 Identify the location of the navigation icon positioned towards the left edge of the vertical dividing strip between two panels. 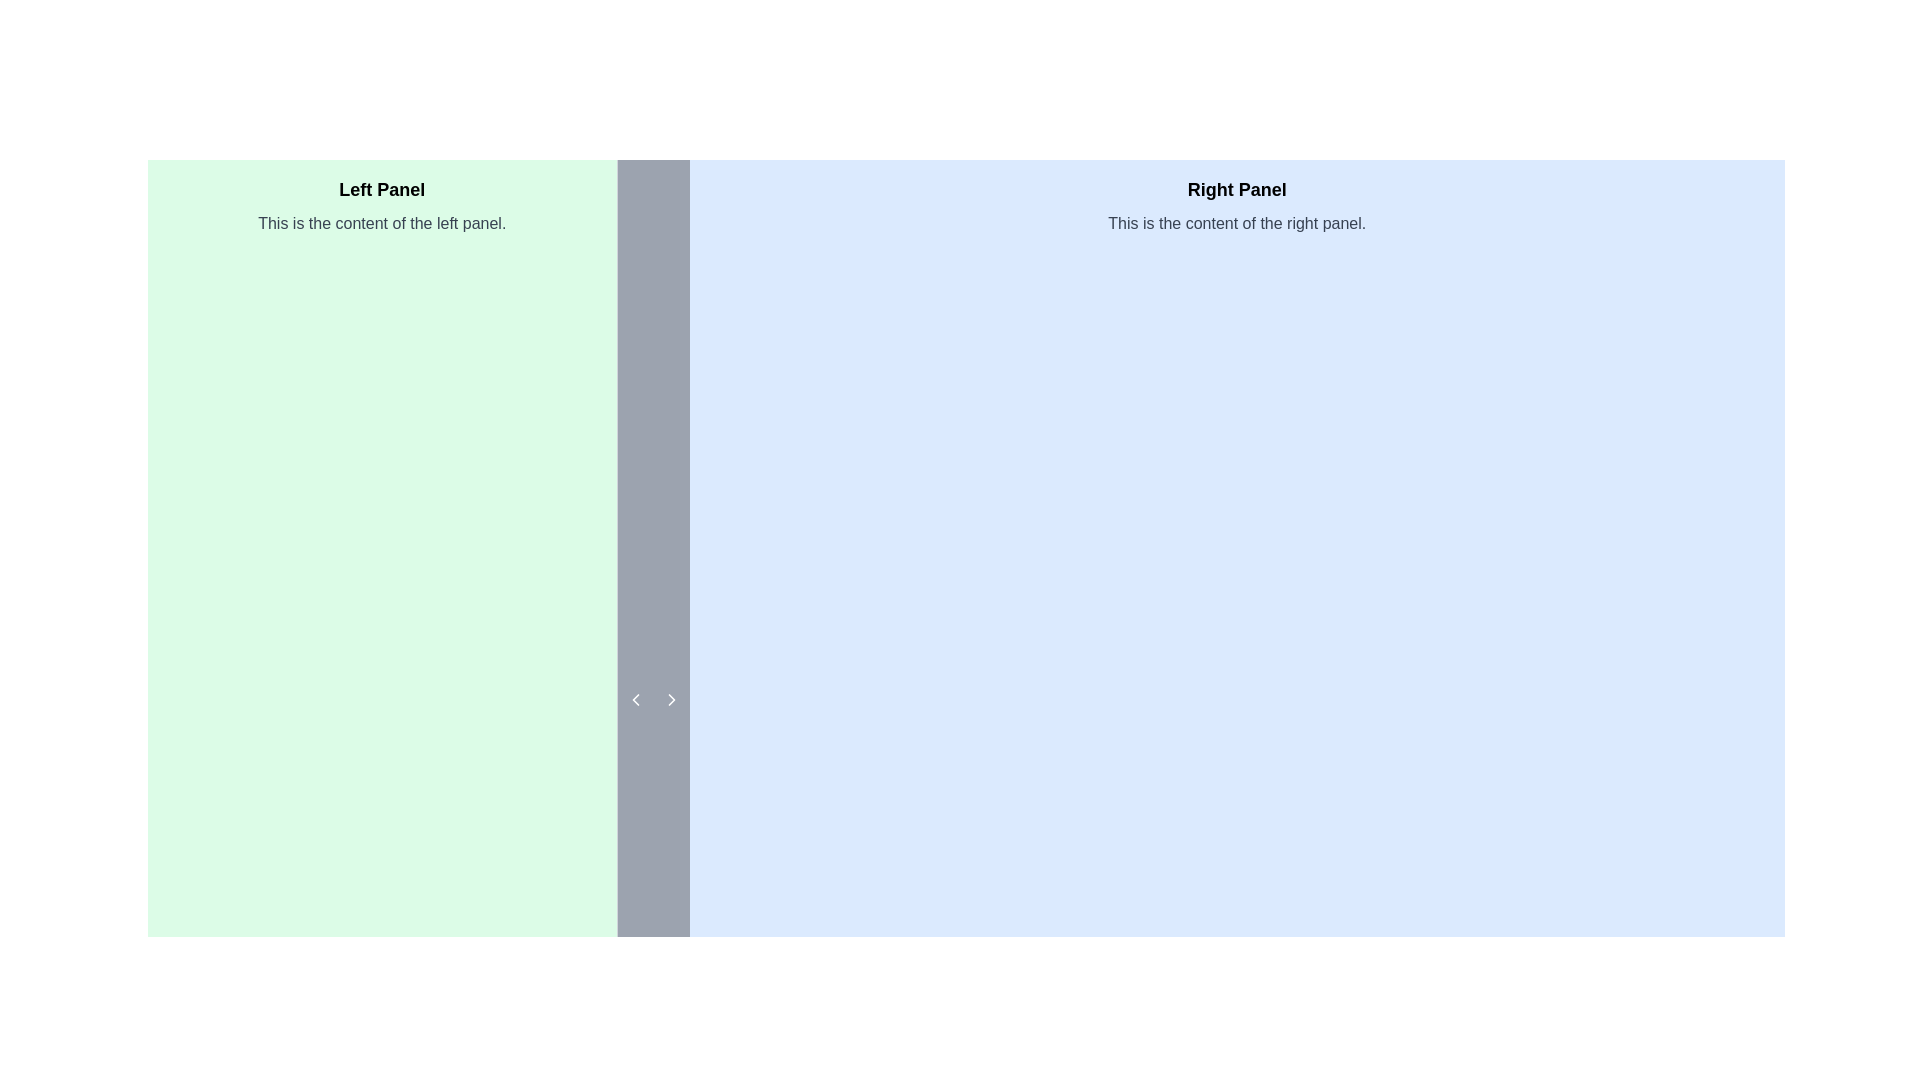
(634, 698).